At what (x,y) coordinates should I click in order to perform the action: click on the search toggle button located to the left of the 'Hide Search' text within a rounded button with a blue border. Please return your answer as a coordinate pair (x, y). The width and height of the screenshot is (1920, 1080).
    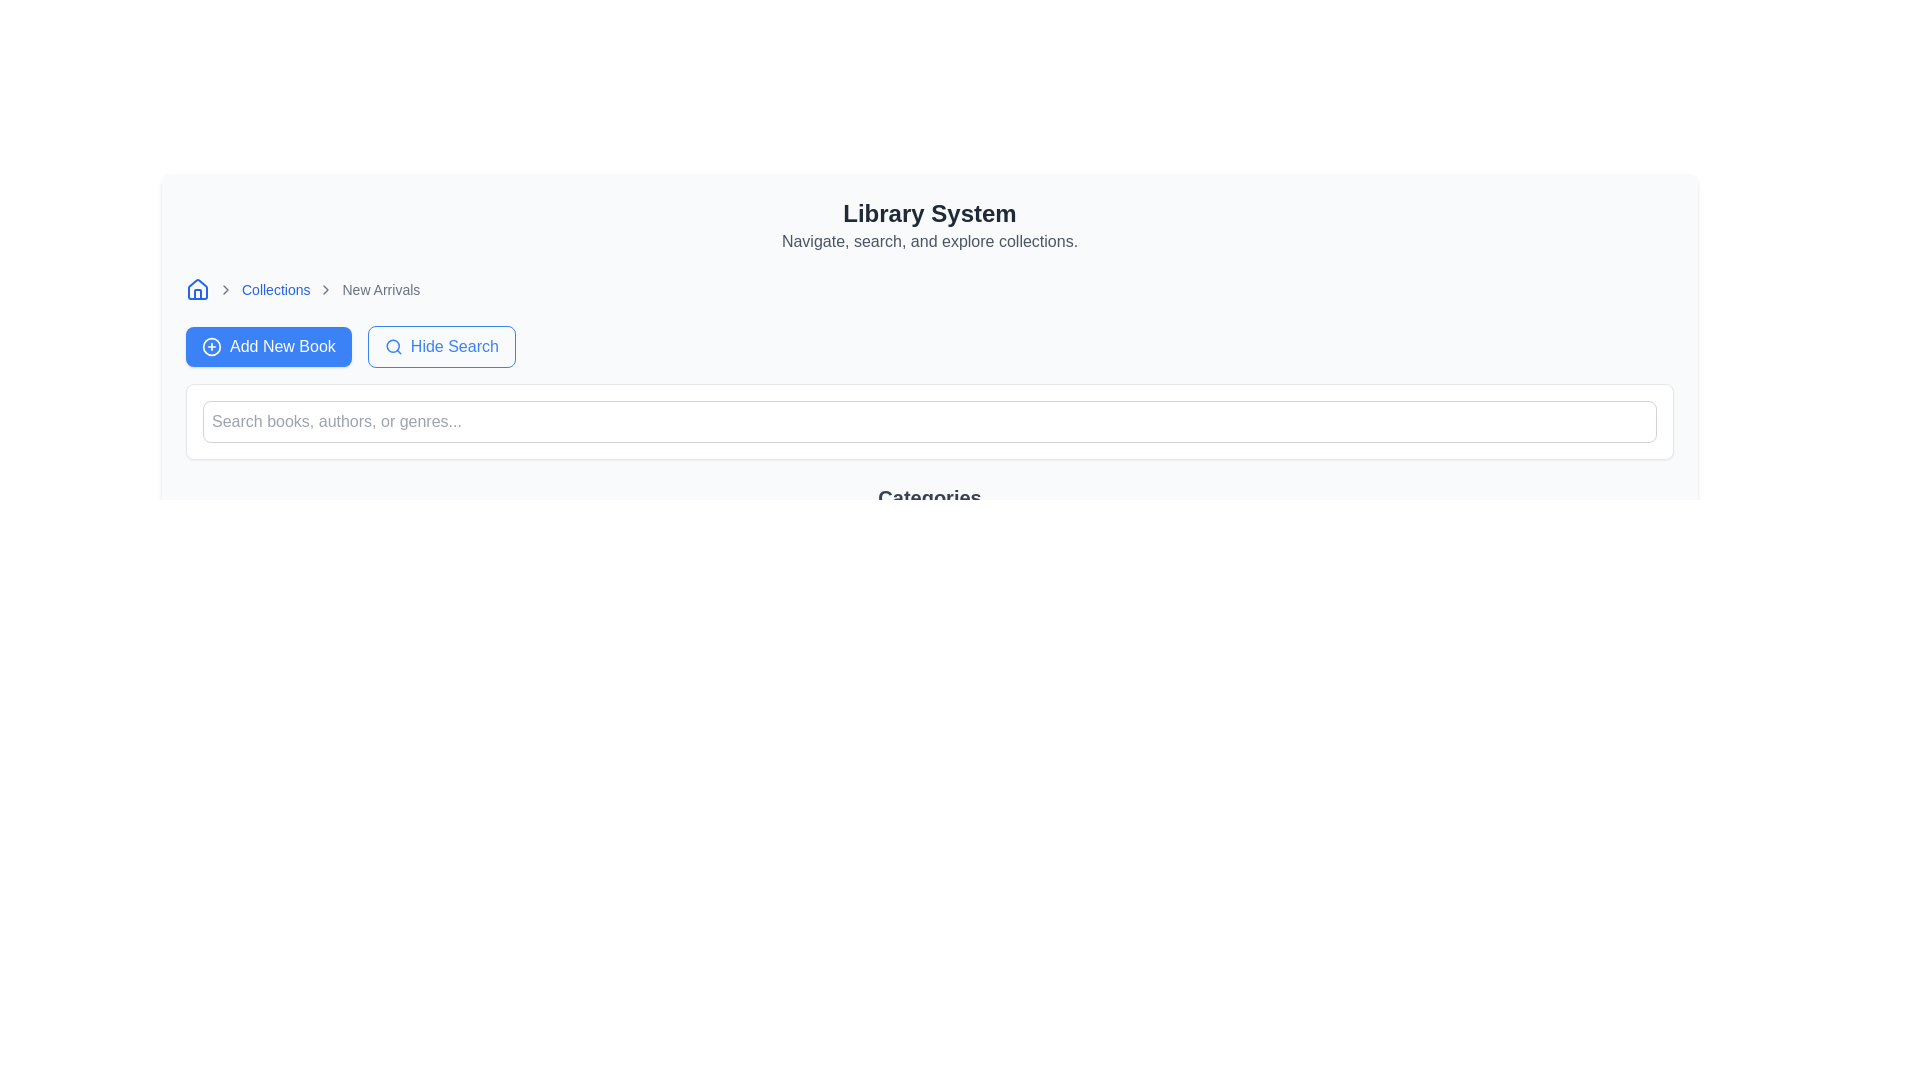
    Looking at the image, I should click on (393, 346).